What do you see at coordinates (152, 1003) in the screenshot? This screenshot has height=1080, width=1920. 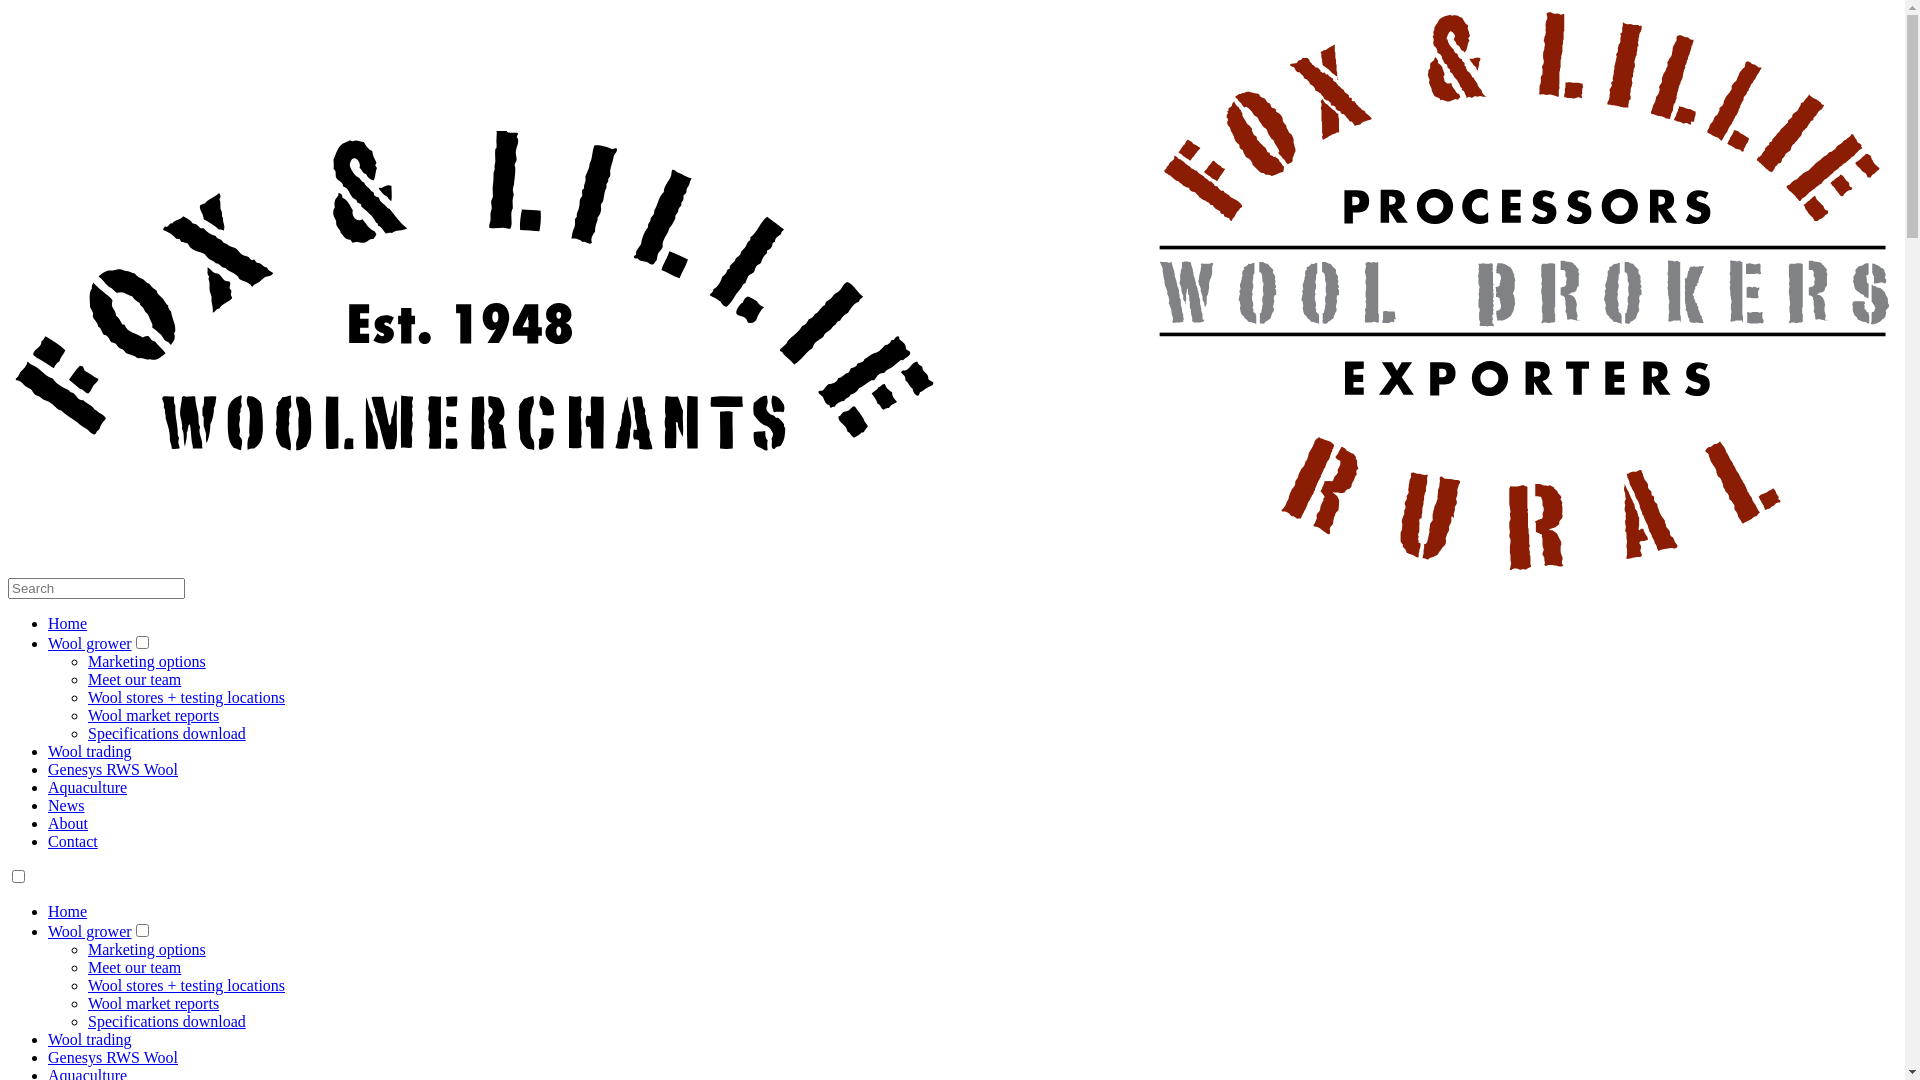 I see `'Wool market reports'` at bounding box center [152, 1003].